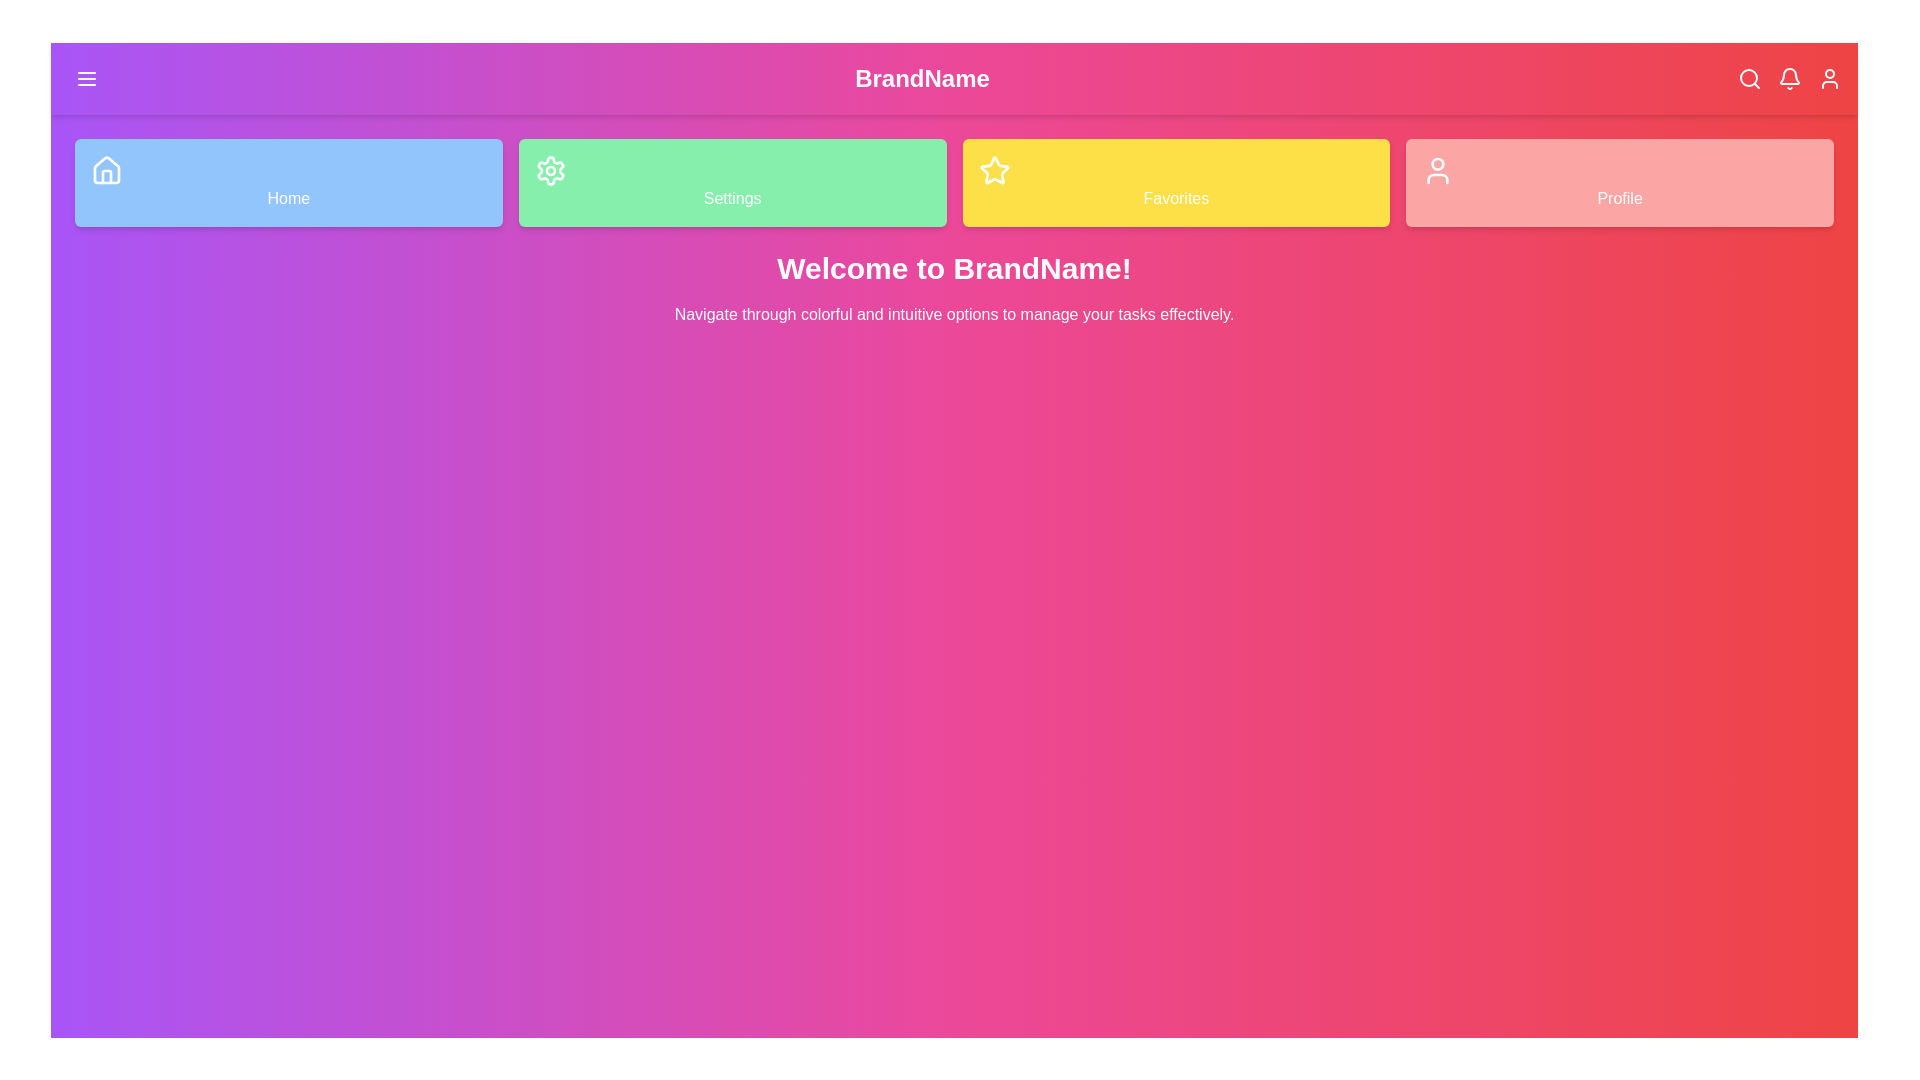  Describe the element at coordinates (1620, 182) in the screenshot. I see `the navigation button Profile` at that location.